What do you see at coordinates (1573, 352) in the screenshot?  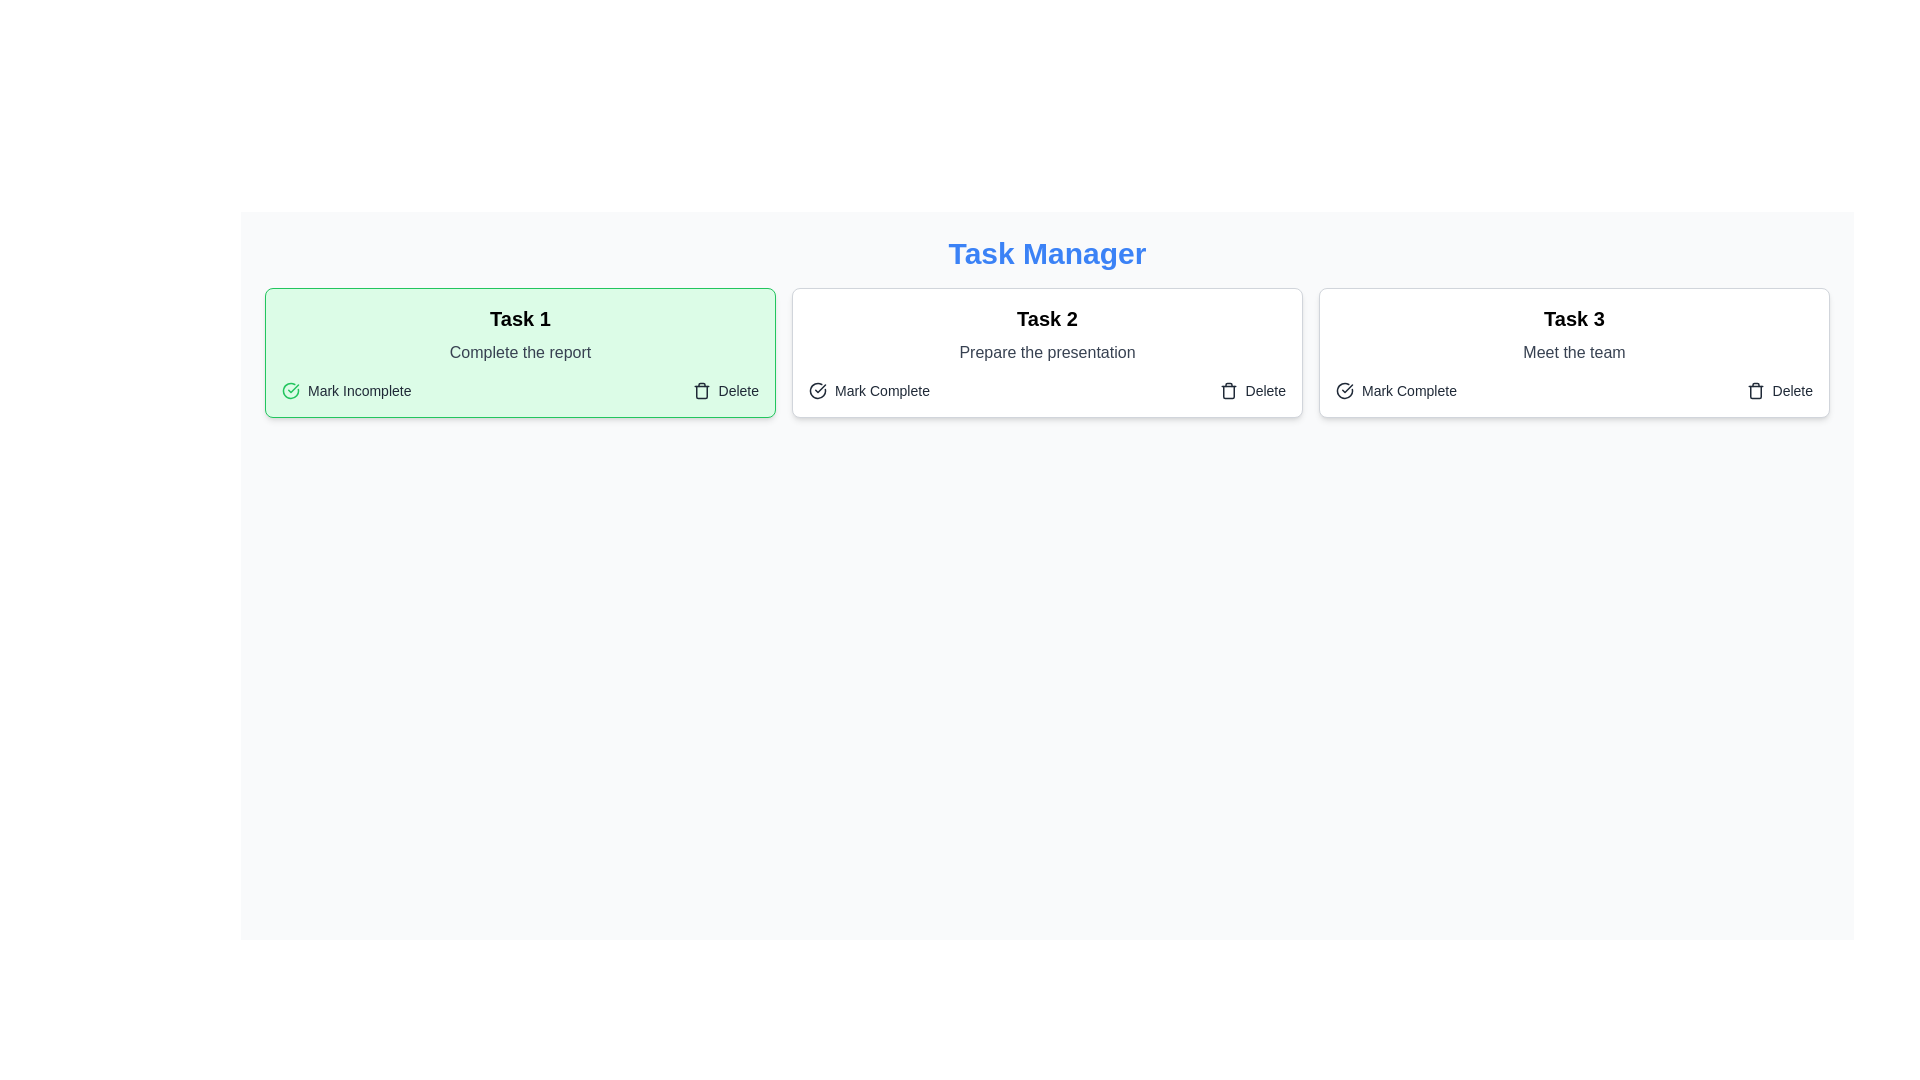 I see `task title and description from the task card located on the far right of the task management interface, which is the third card in a row of three similar task cards` at bounding box center [1573, 352].